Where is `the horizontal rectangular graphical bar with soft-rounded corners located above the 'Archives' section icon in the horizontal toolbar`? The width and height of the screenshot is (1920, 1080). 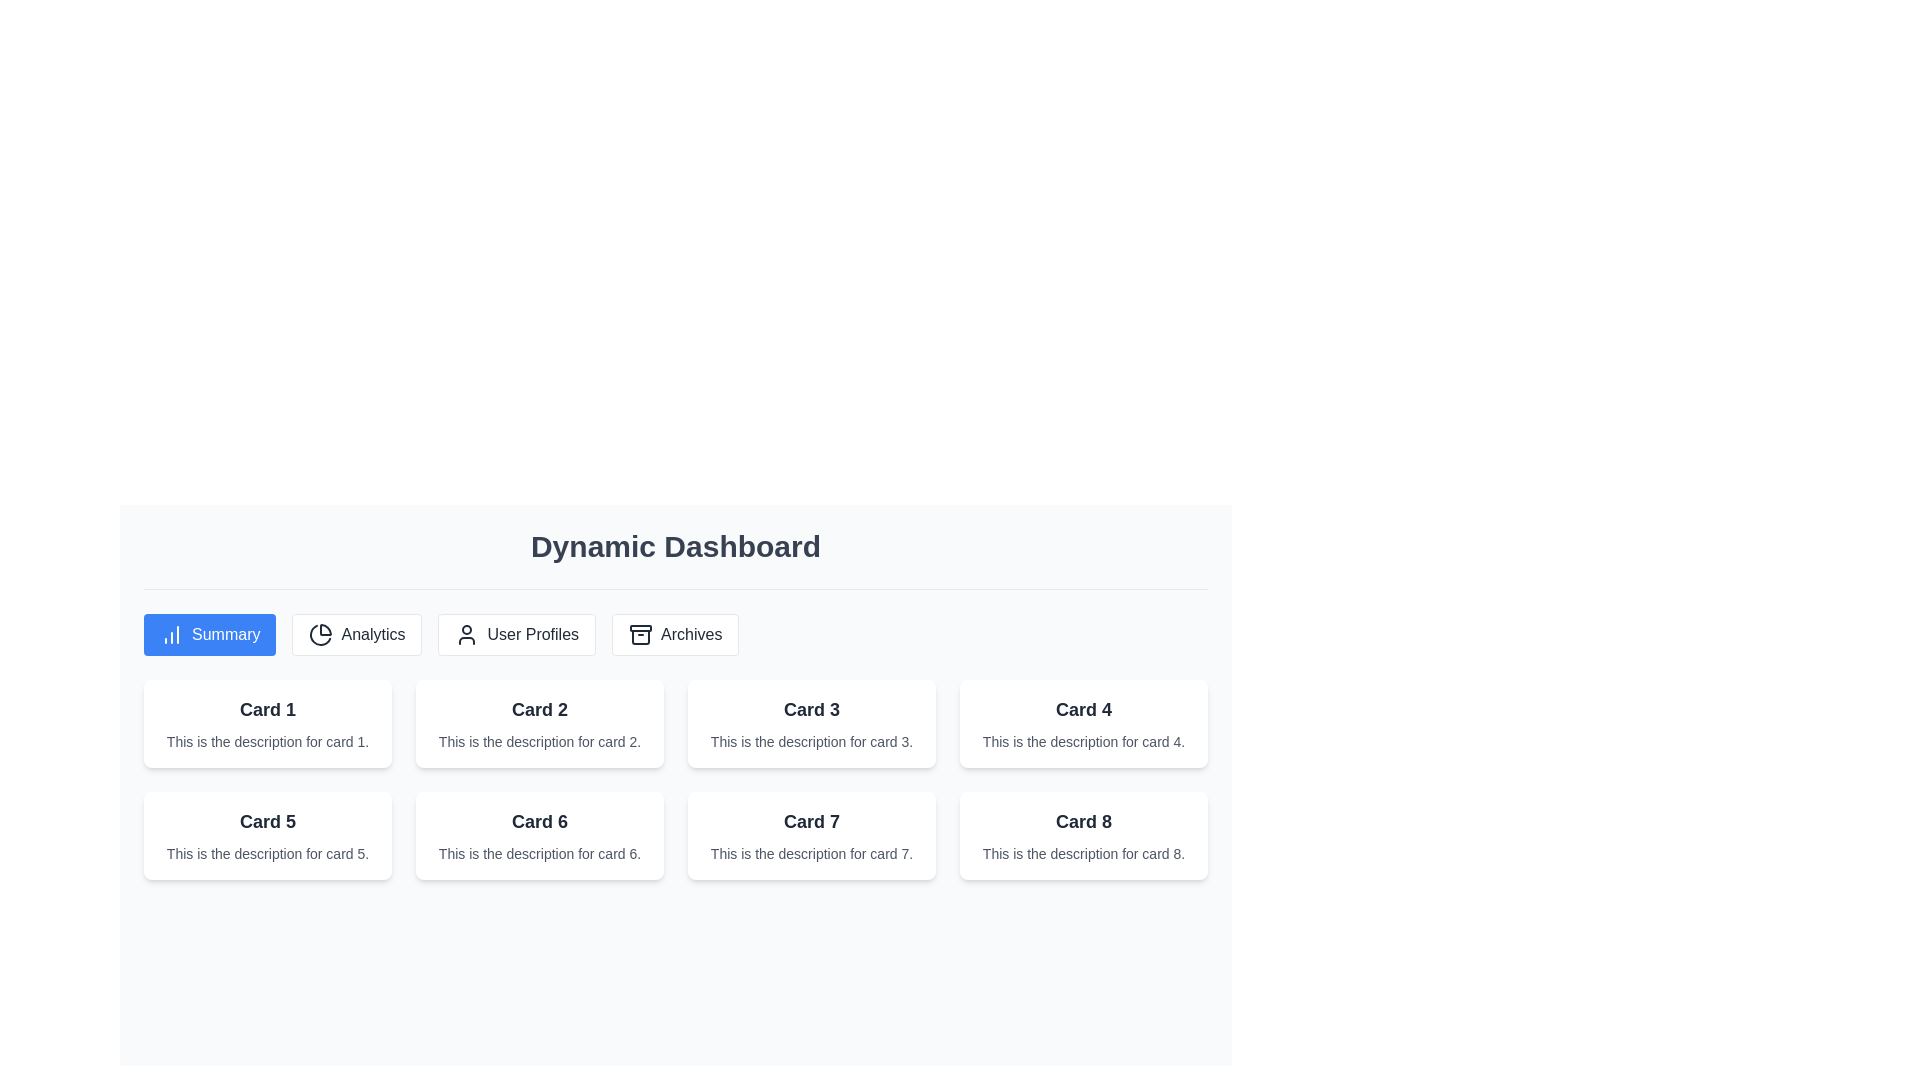
the horizontal rectangular graphical bar with soft-rounded corners located above the 'Archives' section icon in the horizontal toolbar is located at coordinates (641, 627).